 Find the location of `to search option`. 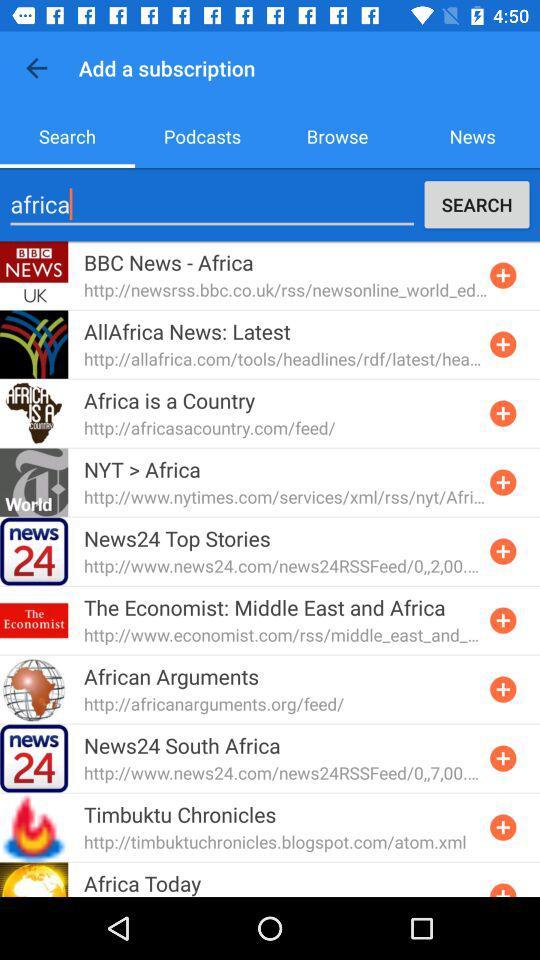

to search option is located at coordinates (502, 827).